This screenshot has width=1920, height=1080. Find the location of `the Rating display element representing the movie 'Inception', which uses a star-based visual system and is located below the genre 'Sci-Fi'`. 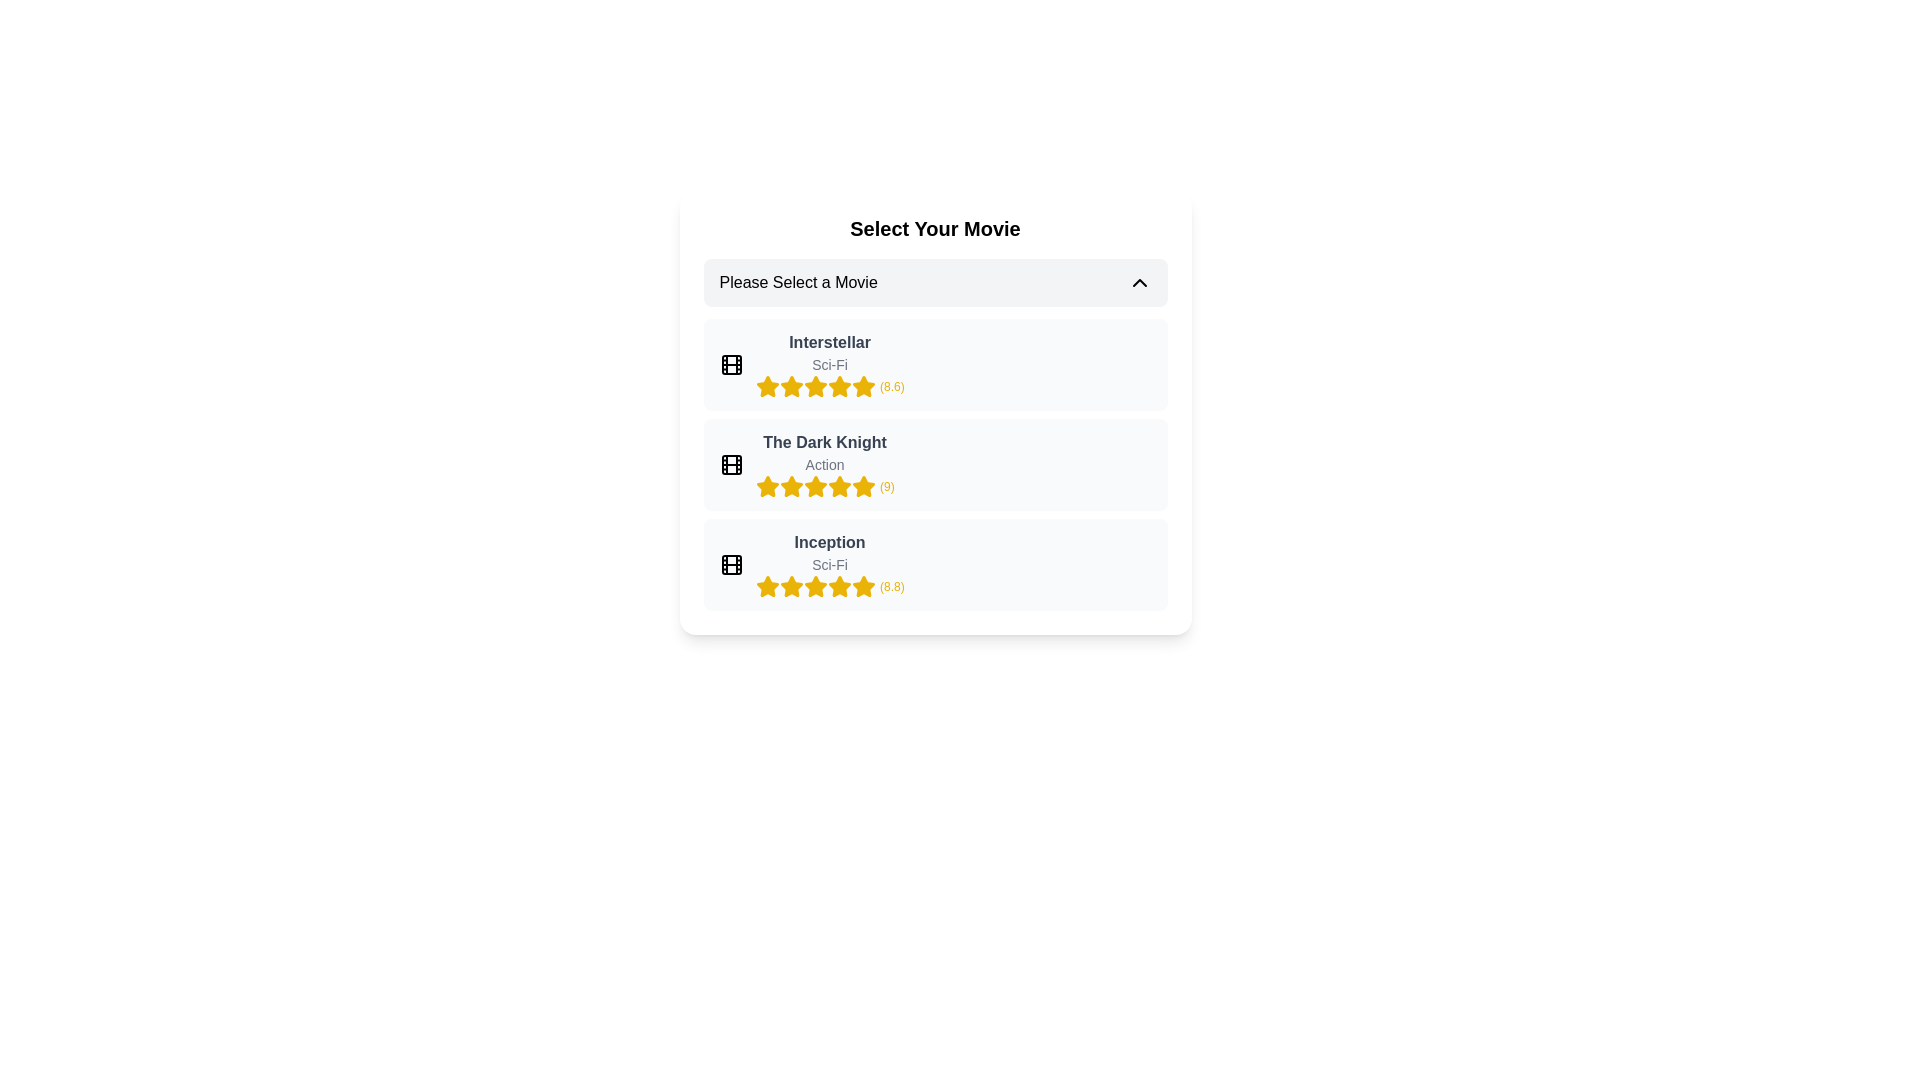

the Rating display element representing the movie 'Inception', which uses a star-based visual system and is located below the genre 'Sci-Fi' is located at coordinates (830, 585).